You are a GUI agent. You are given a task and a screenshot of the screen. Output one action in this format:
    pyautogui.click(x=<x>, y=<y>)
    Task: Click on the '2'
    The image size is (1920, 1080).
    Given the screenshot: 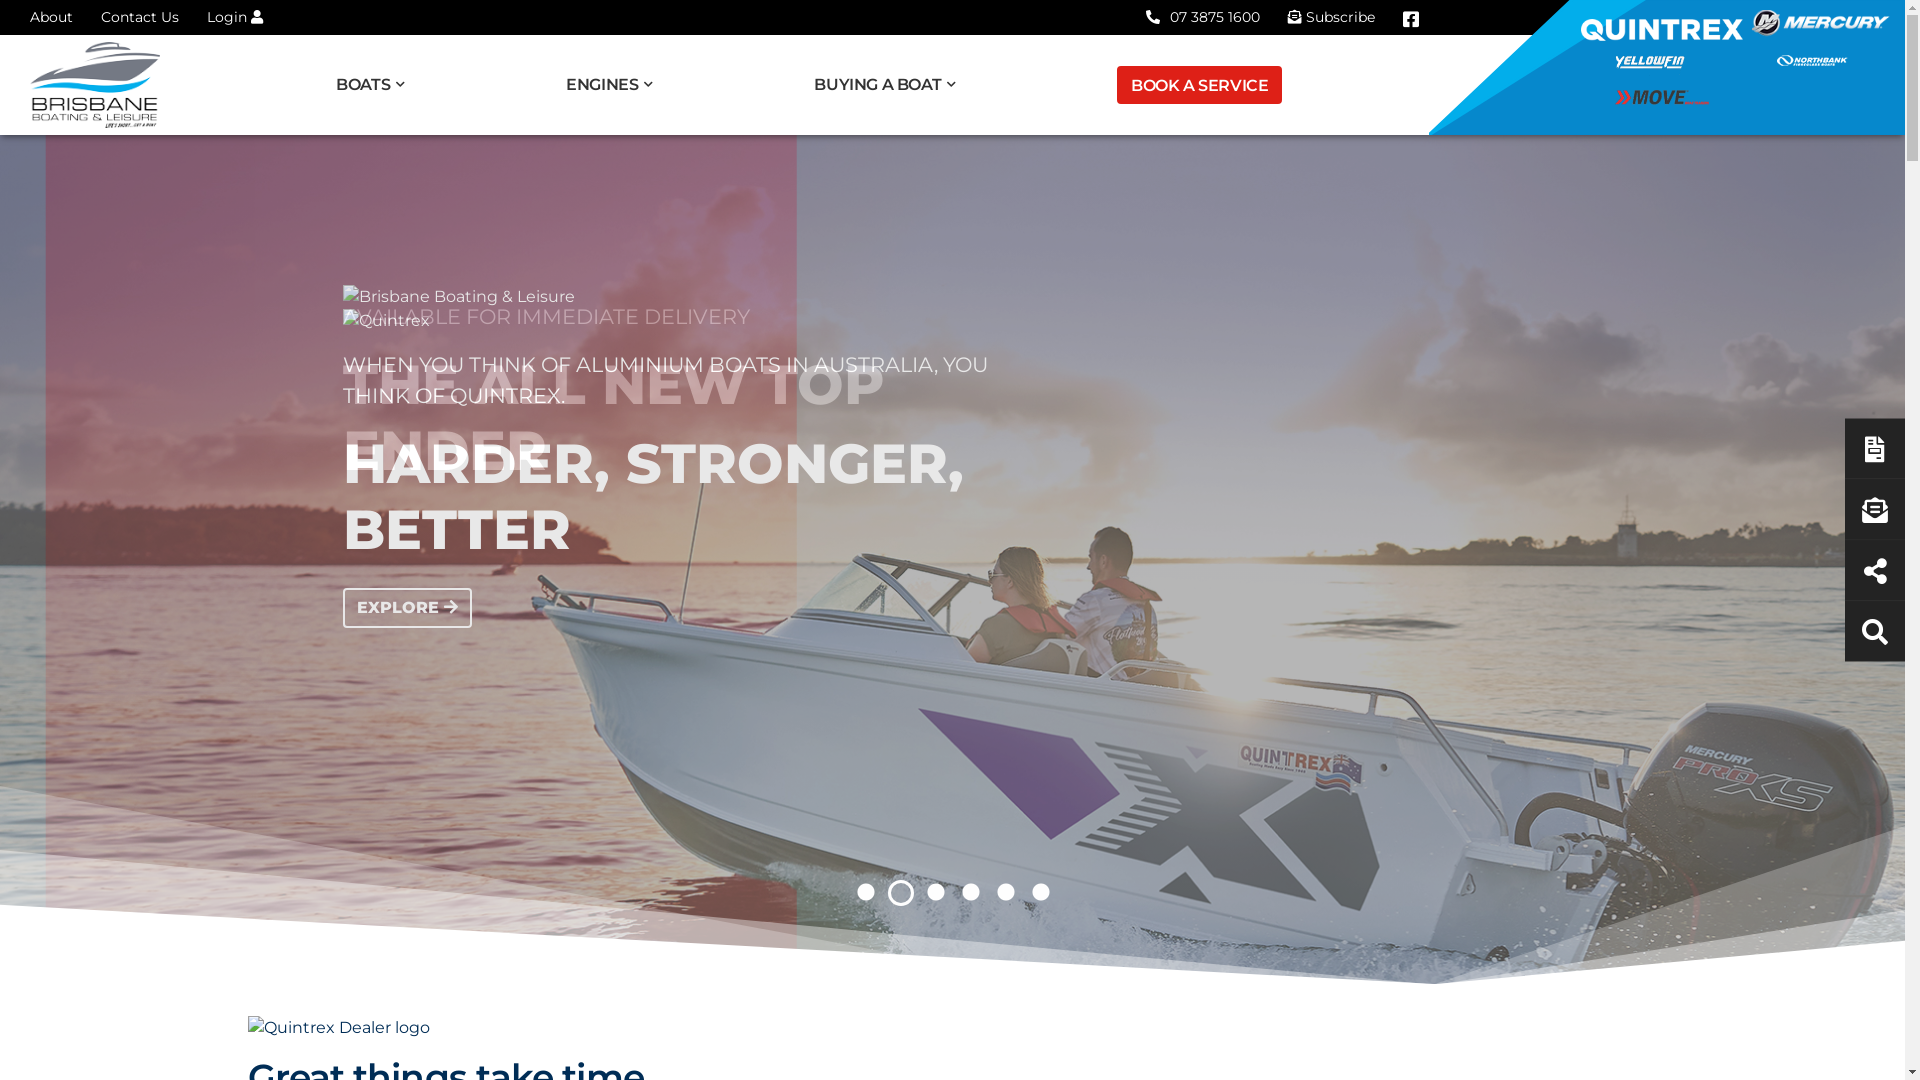 What is the action you would take?
    pyautogui.click(x=887, y=891)
    